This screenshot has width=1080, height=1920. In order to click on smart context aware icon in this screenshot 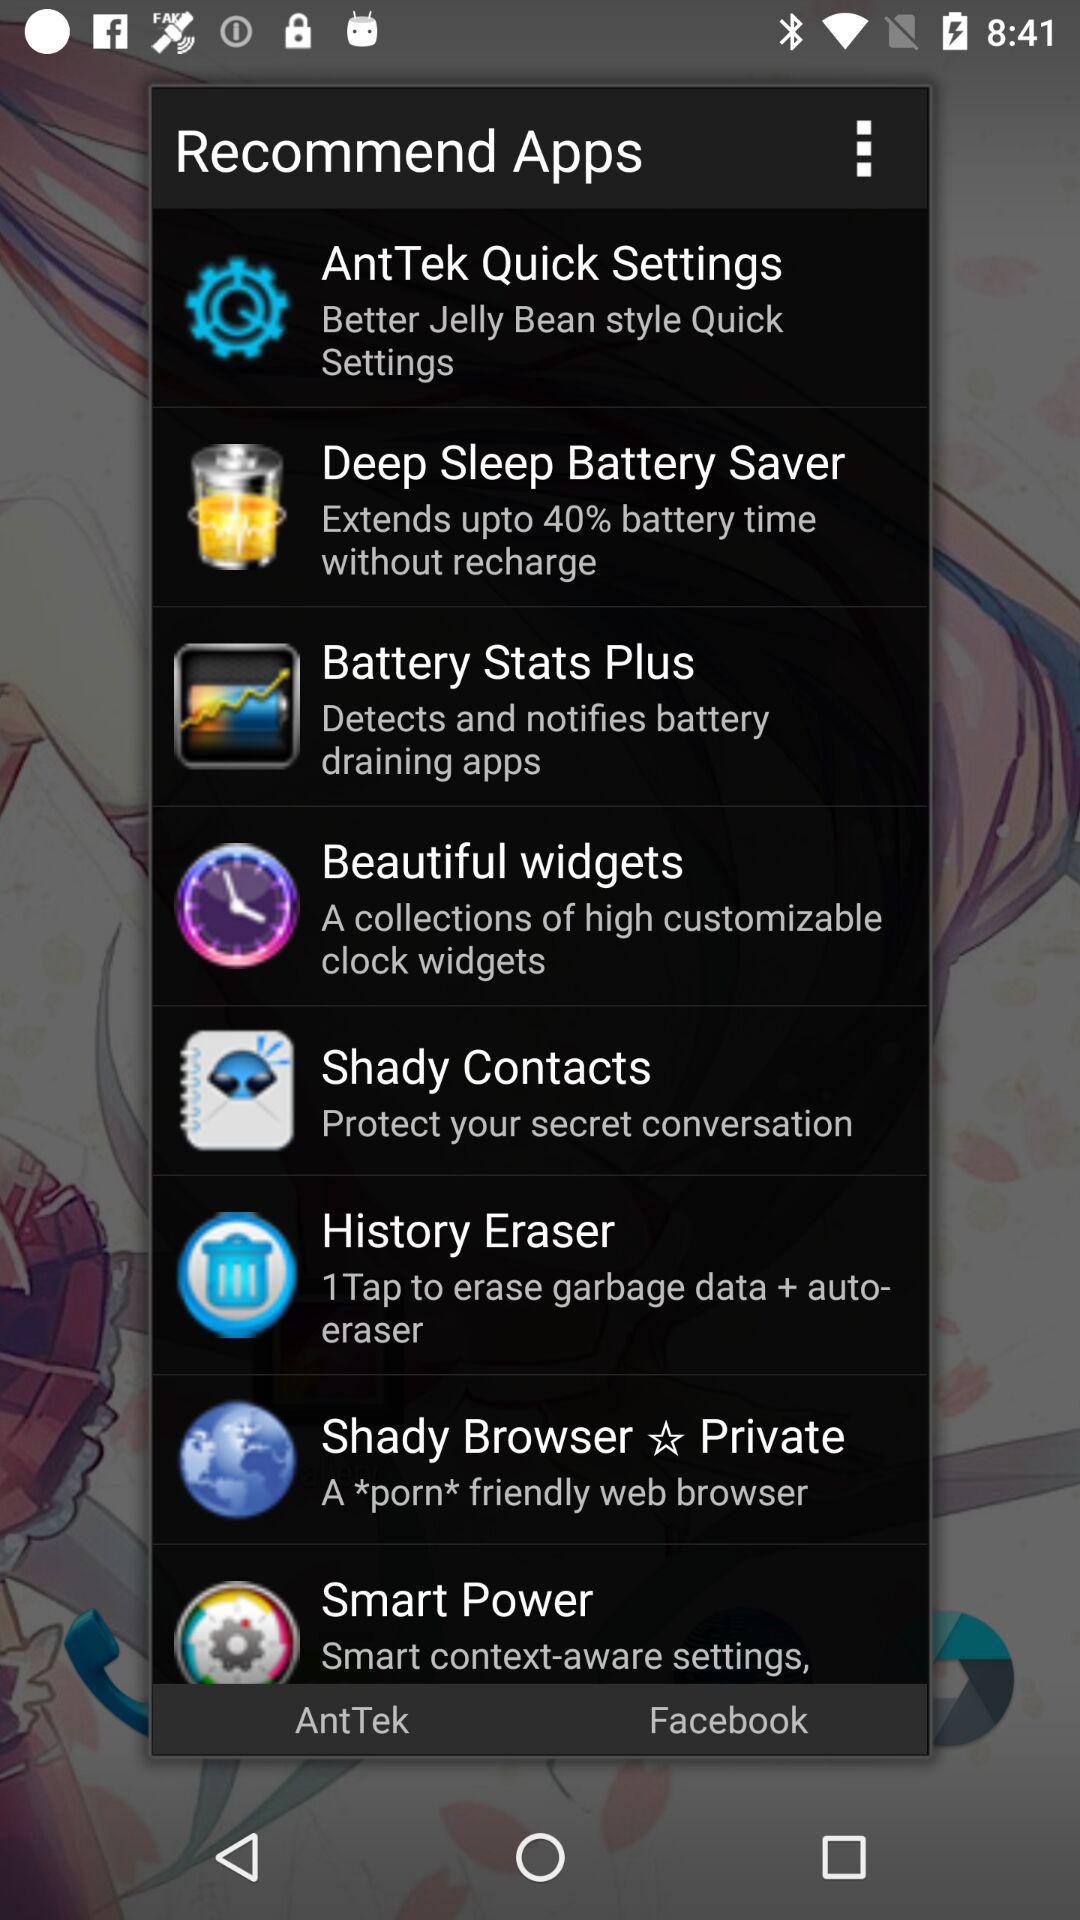, I will do `click(612, 1656)`.